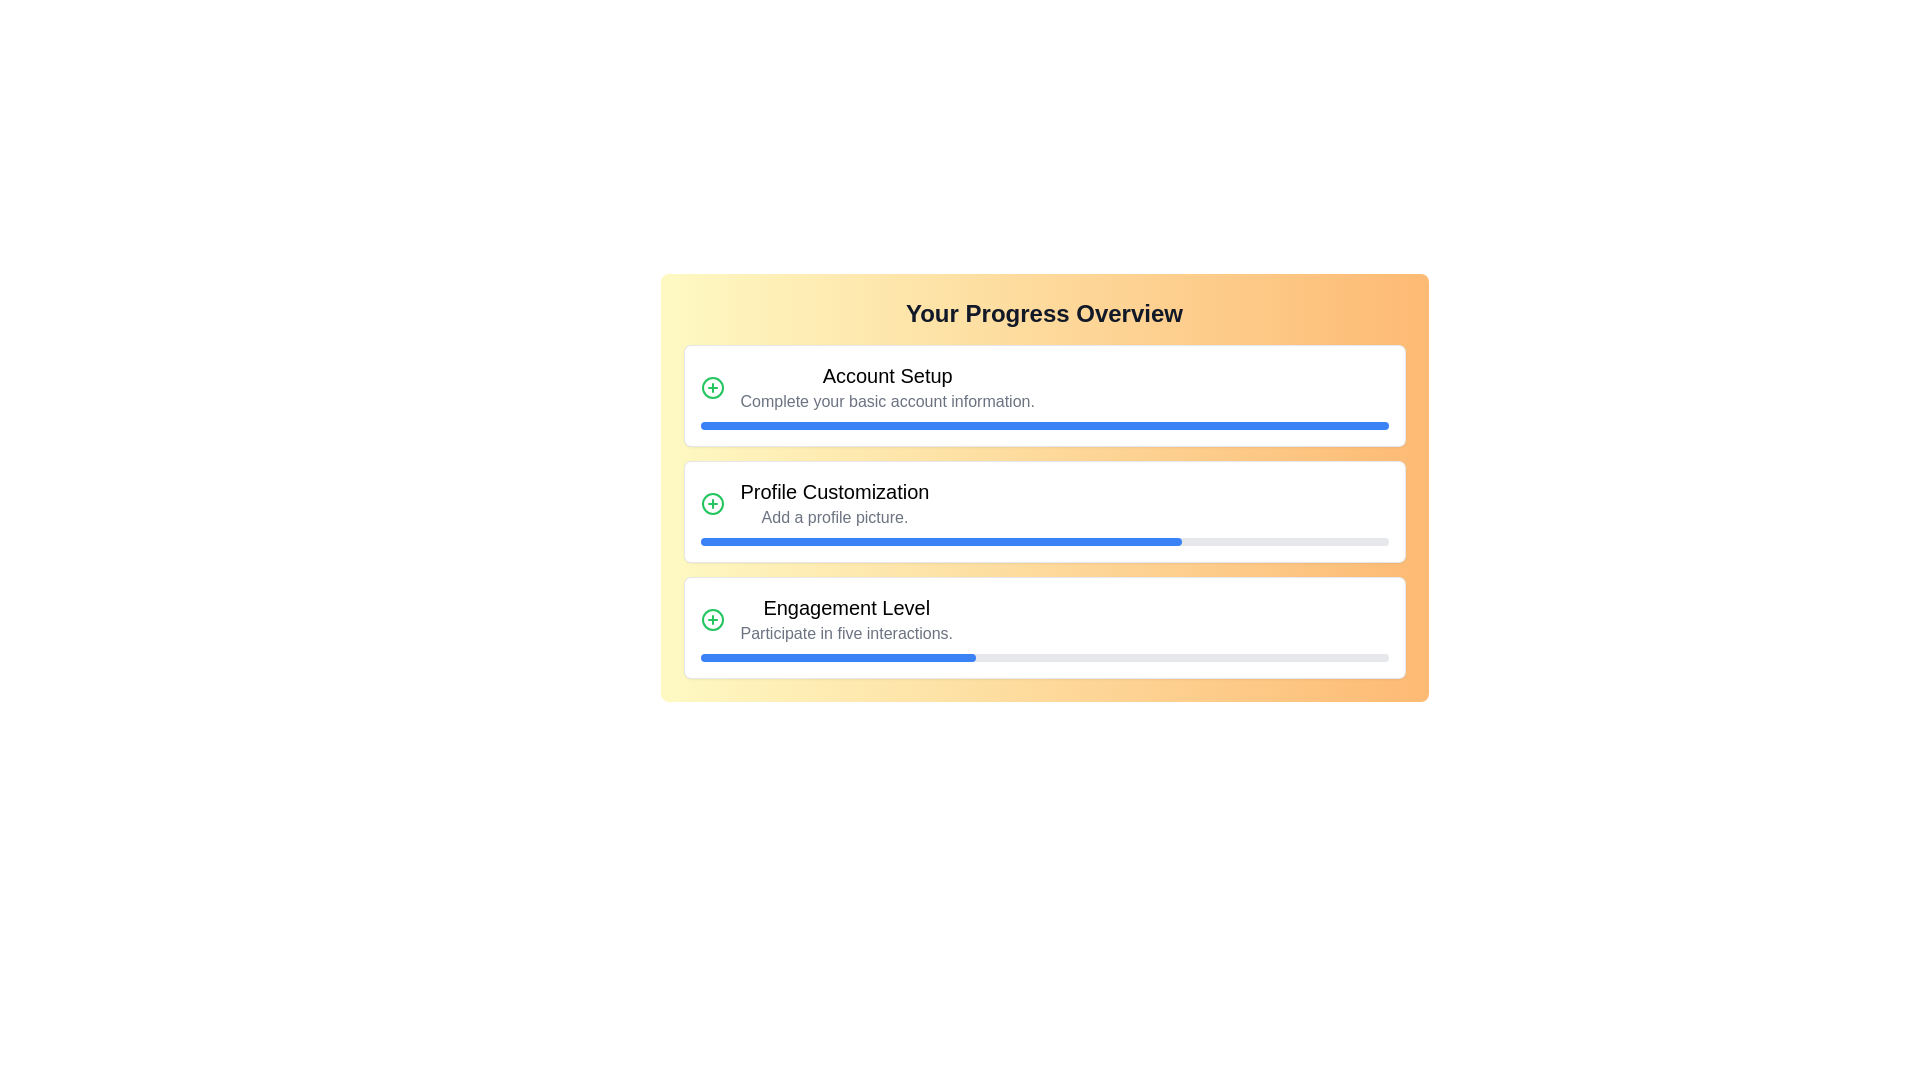 The height and width of the screenshot is (1080, 1920). Describe the element at coordinates (1043, 313) in the screenshot. I see `the heading element that serves as a title for the progress overview section, located at the top of the panel summarizing the purpose of the panel below it` at that location.